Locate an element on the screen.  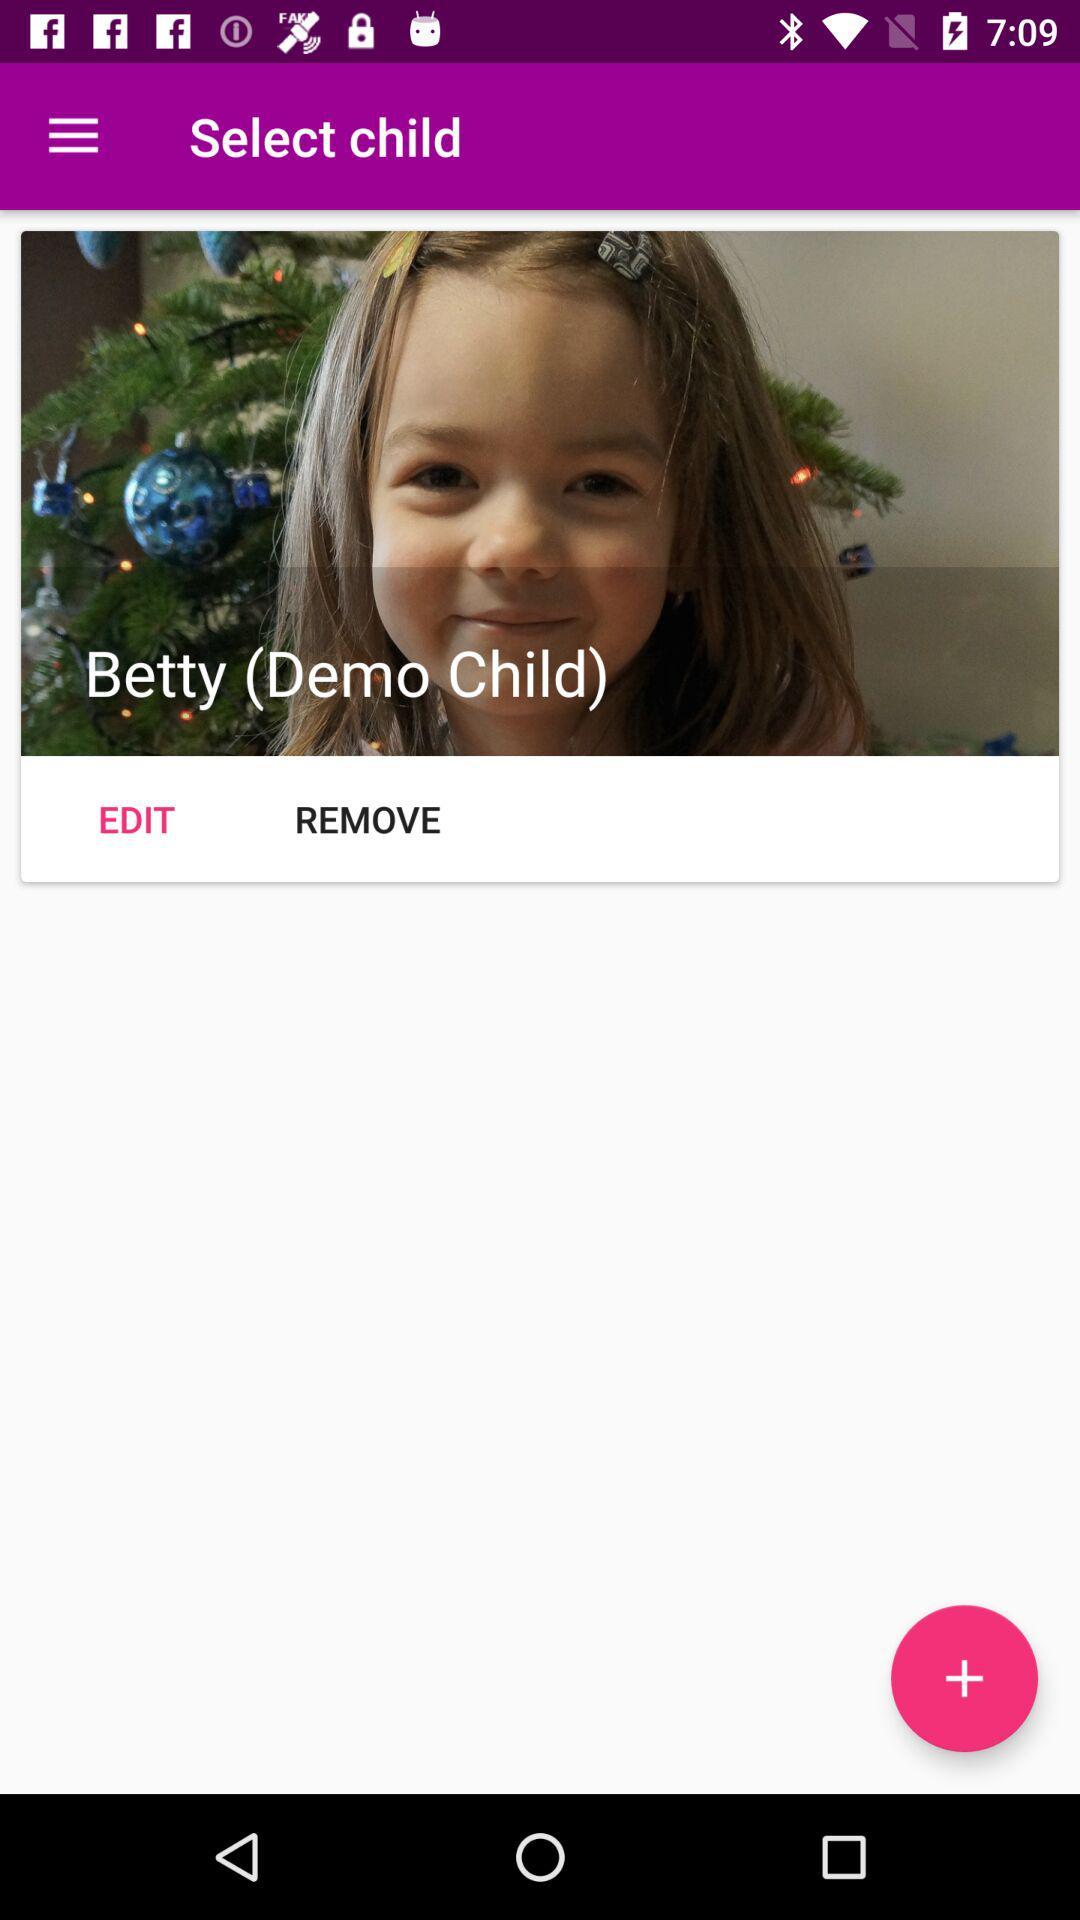
photo option is located at coordinates (963, 1678).